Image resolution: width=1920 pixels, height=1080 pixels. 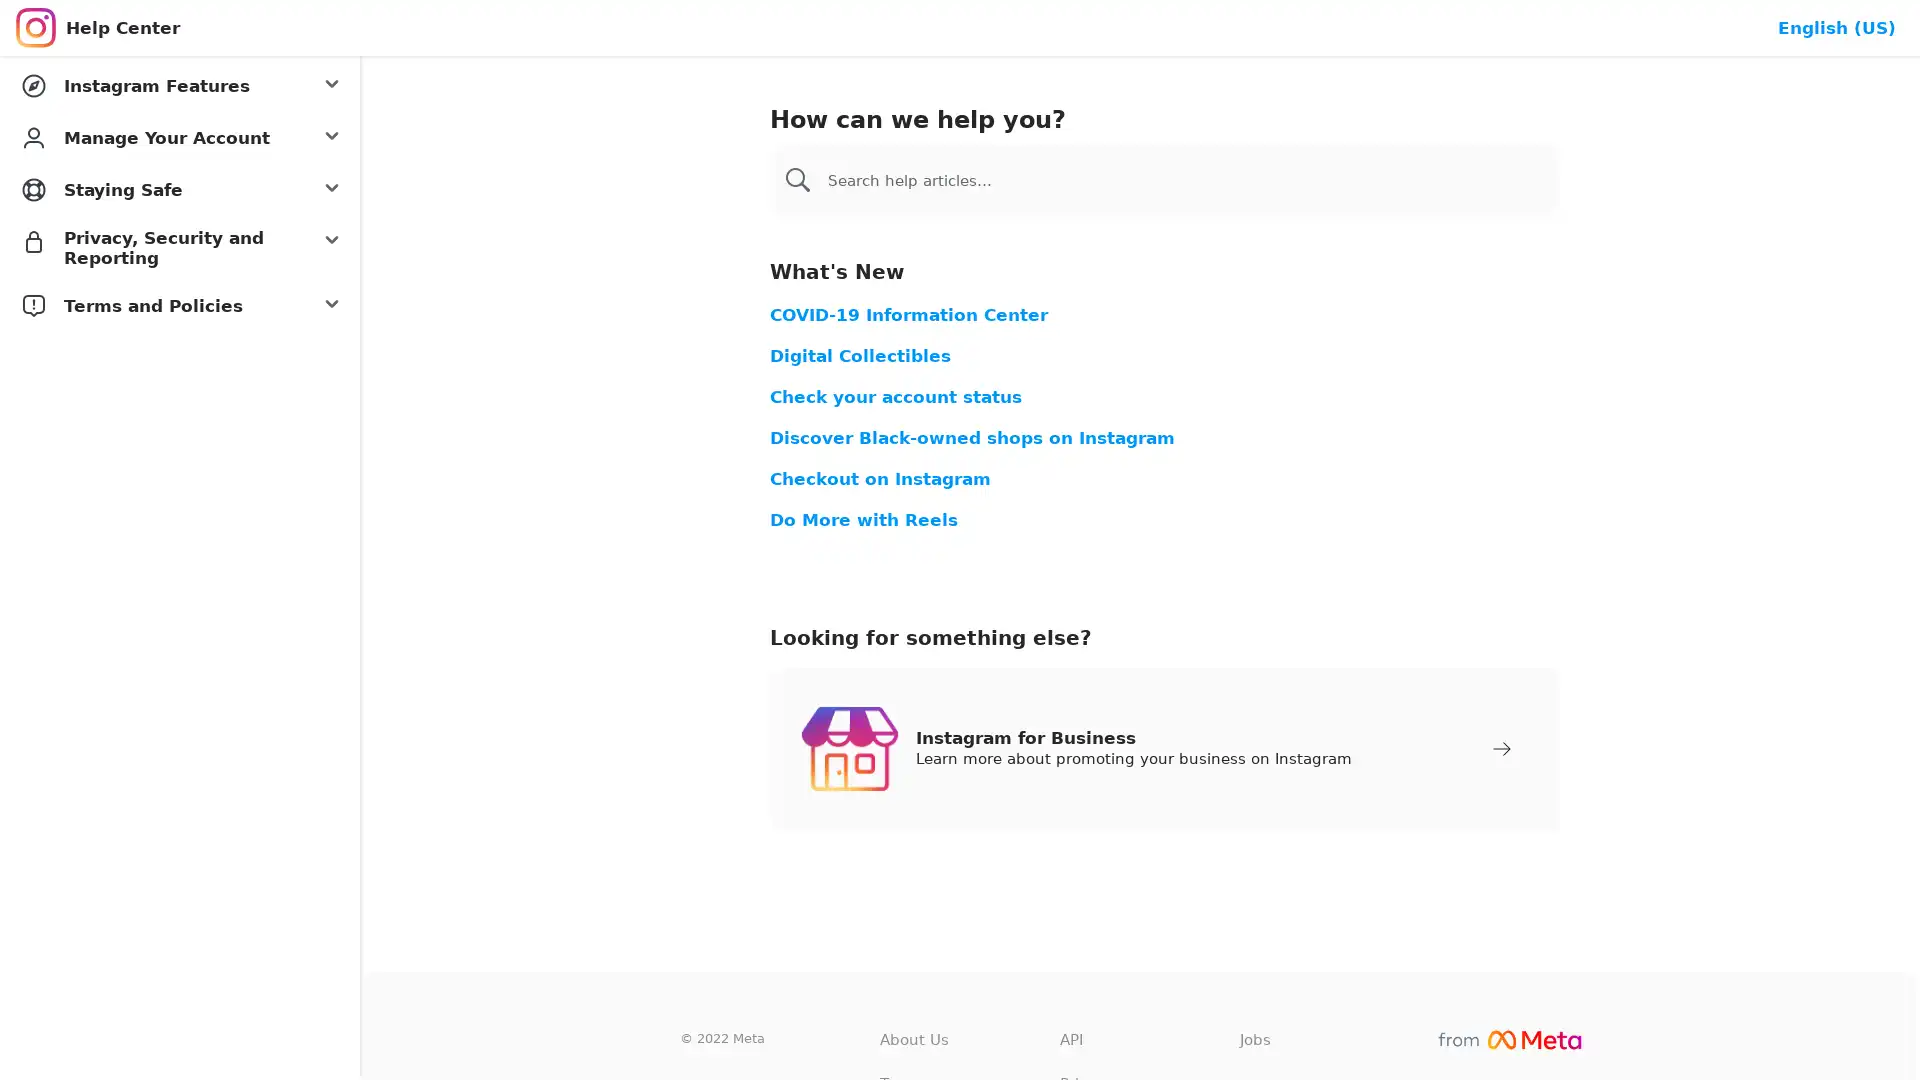 I want to click on Staying Safe, so click(x=180, y=189).